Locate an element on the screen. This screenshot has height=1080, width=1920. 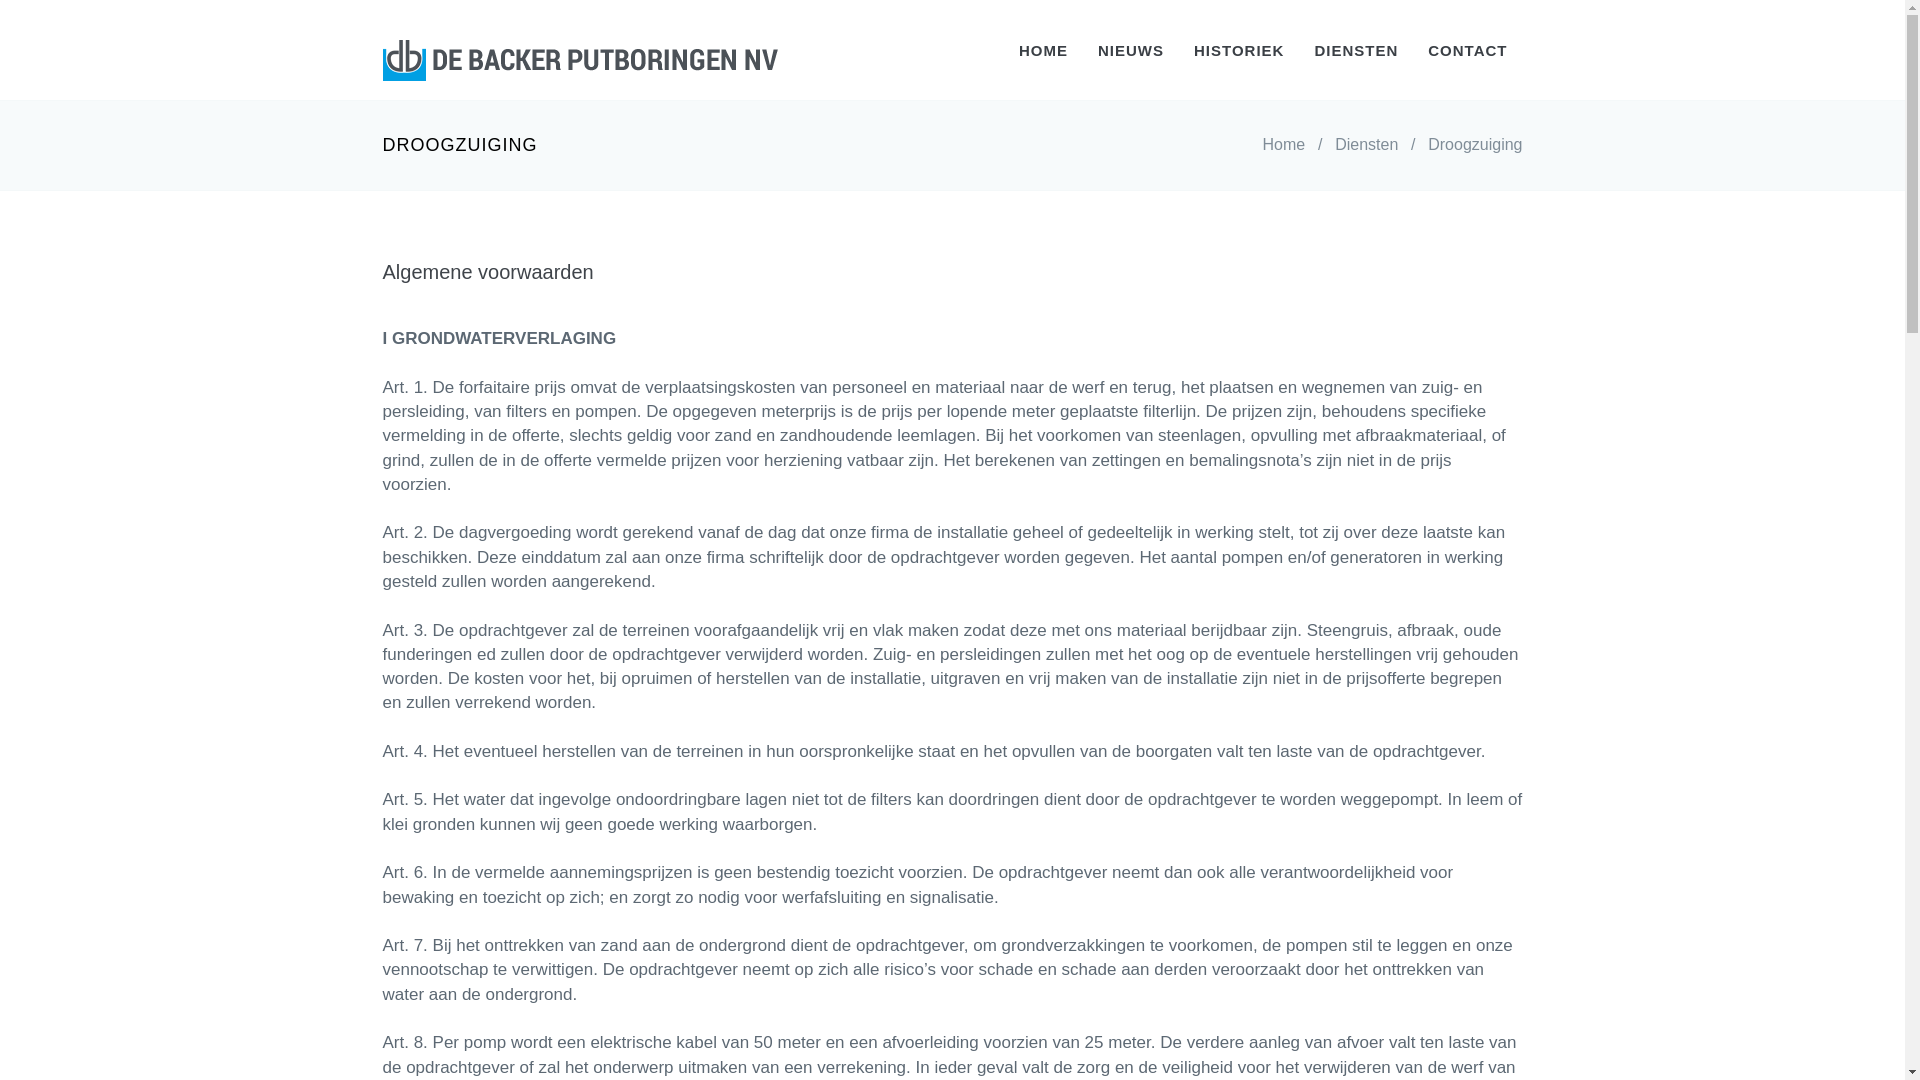
'HISTORIEK' is located at coordinates (1237, 49).